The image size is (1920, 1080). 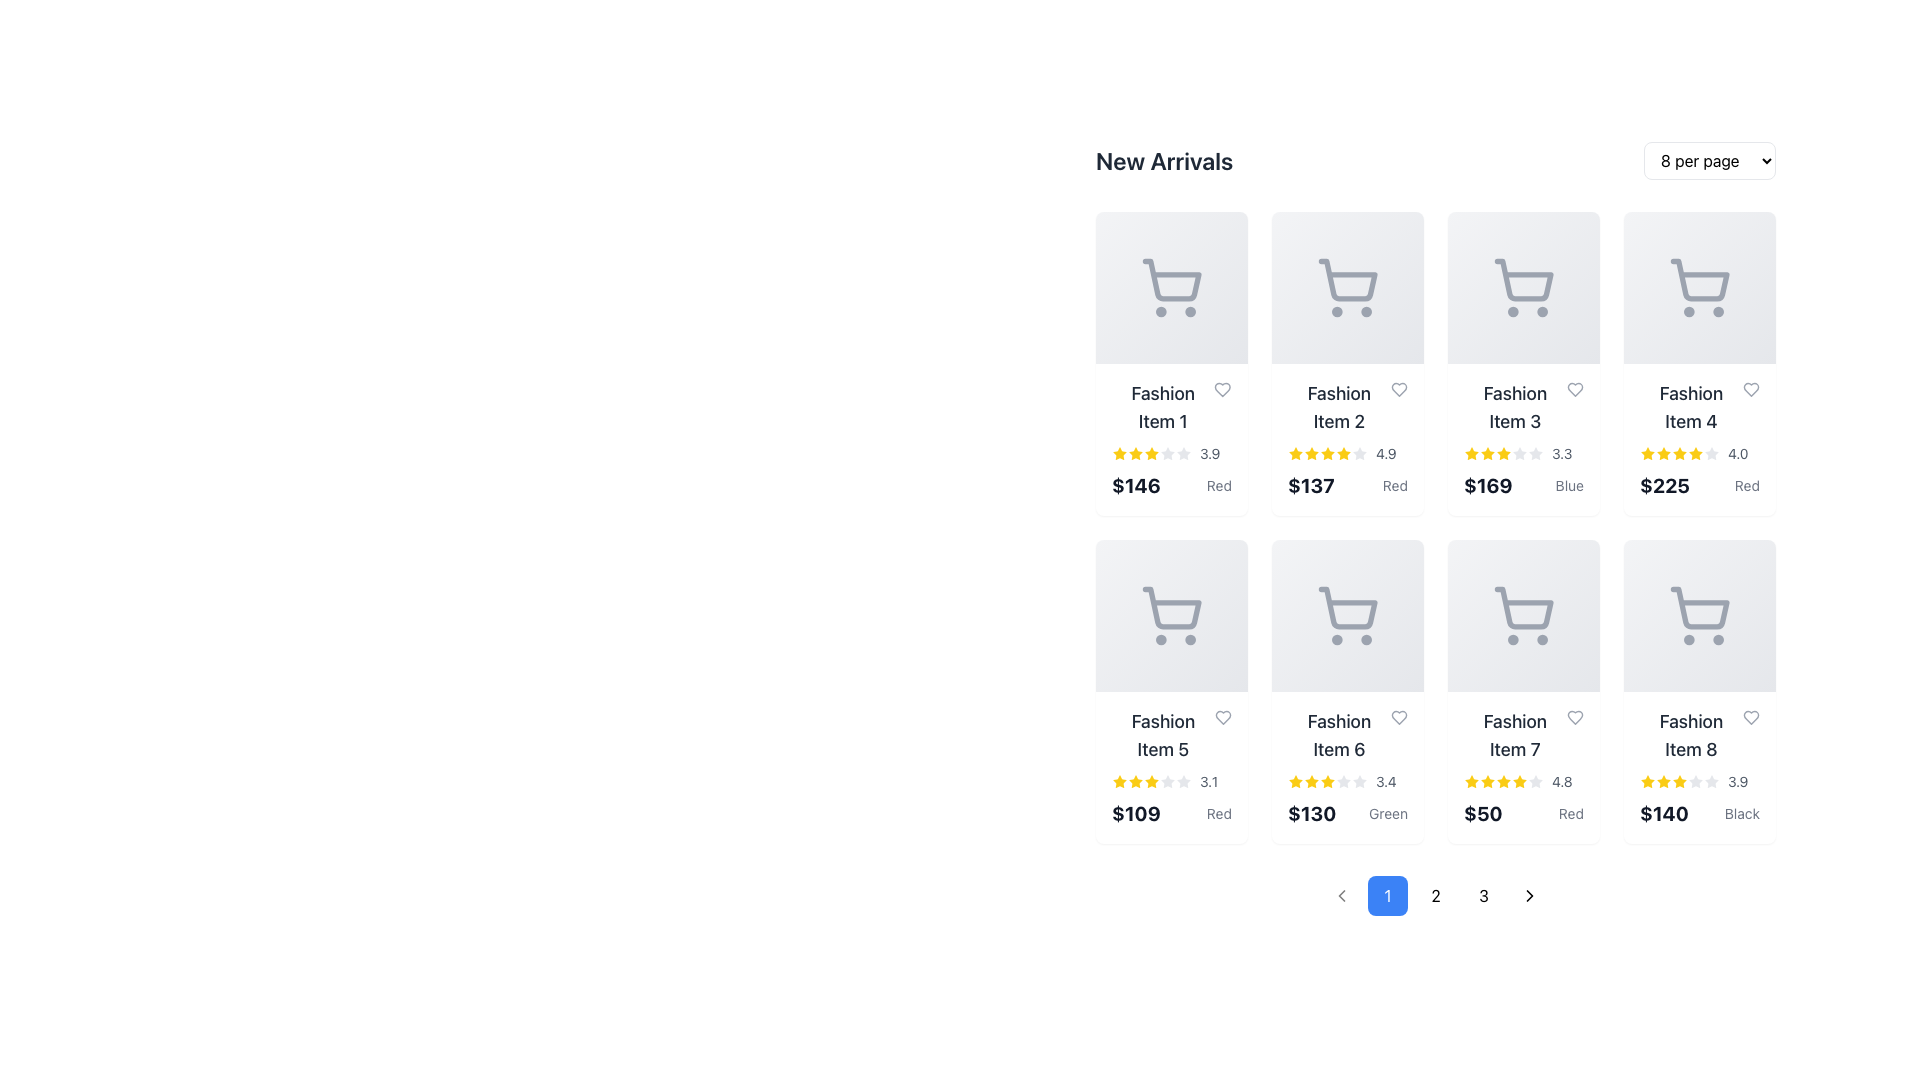 I want to click on the single star icon in the five-star rating system for 'Fashion Item 5', located in the second row, first column of the product grid, so click(x=1118, y=780).